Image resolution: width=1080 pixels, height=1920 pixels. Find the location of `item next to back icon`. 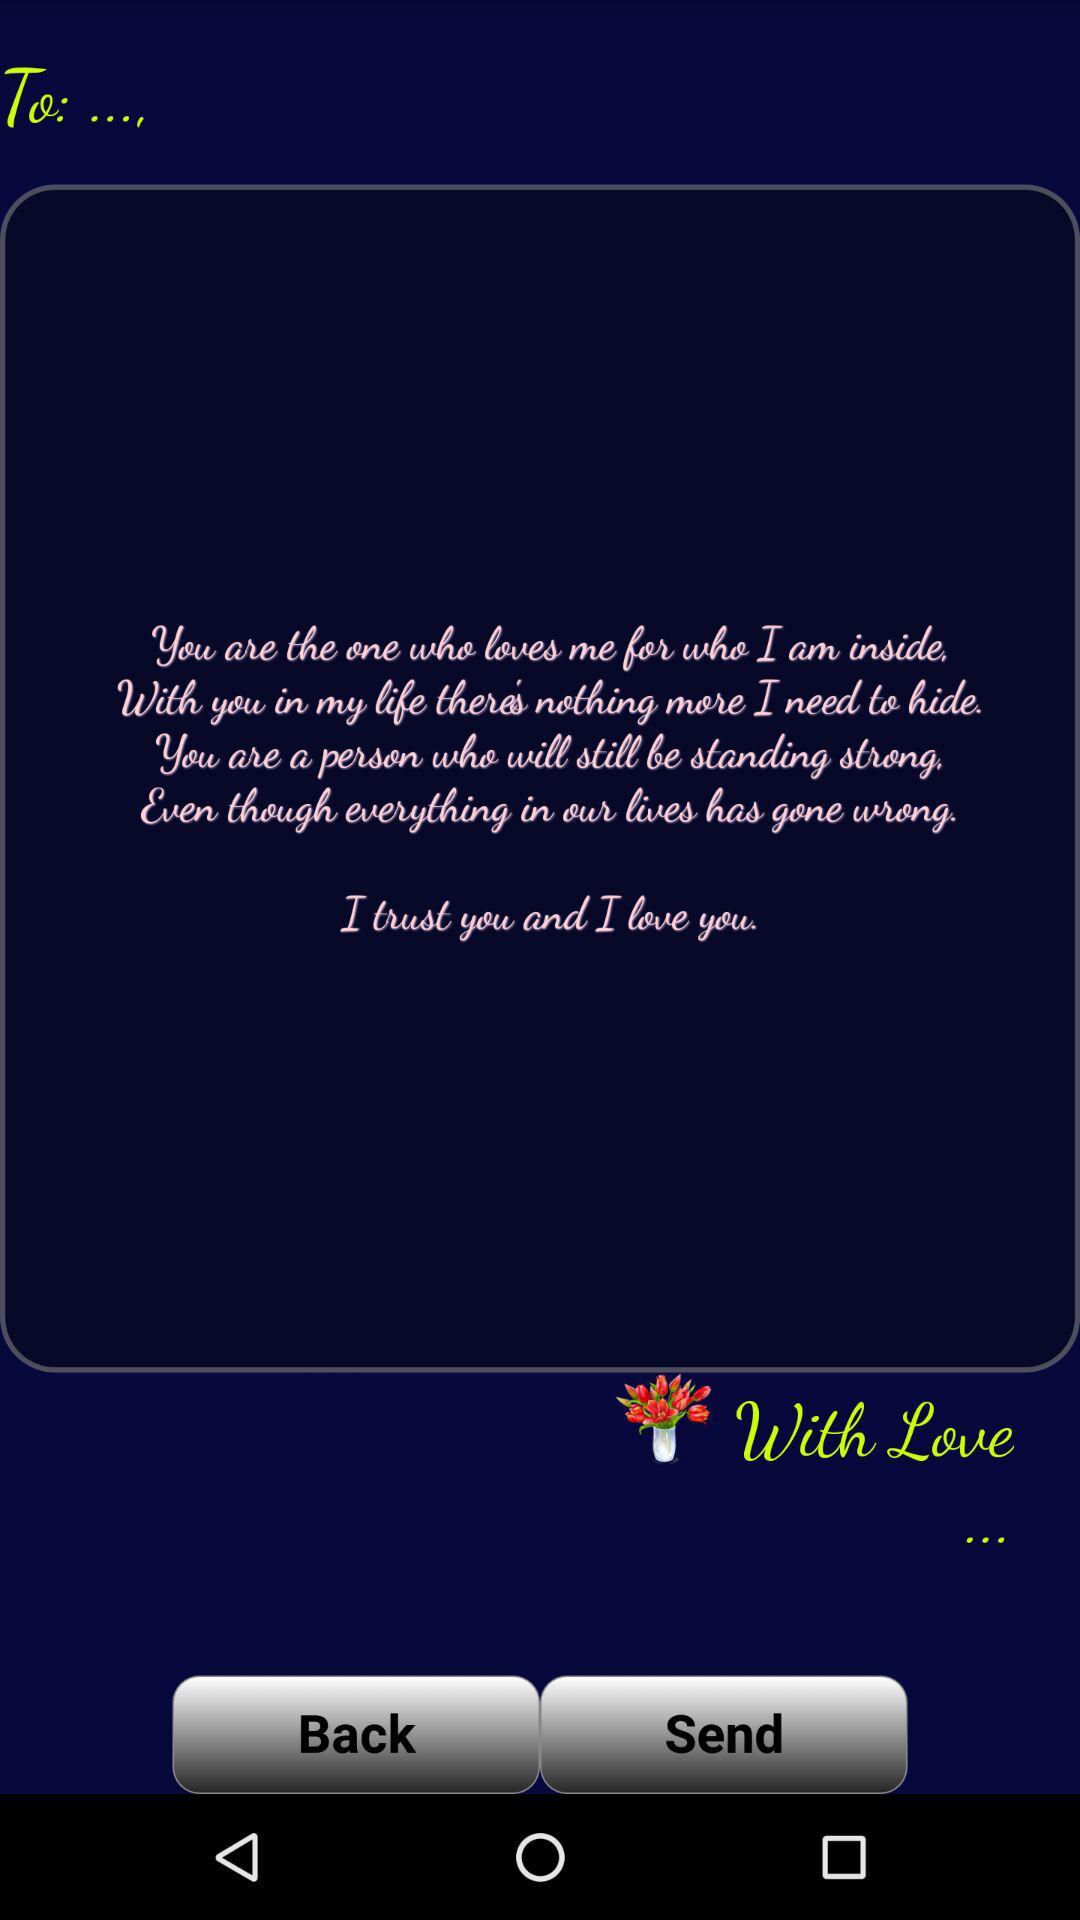

item next to back icon is located at coordinates (723, 1733).